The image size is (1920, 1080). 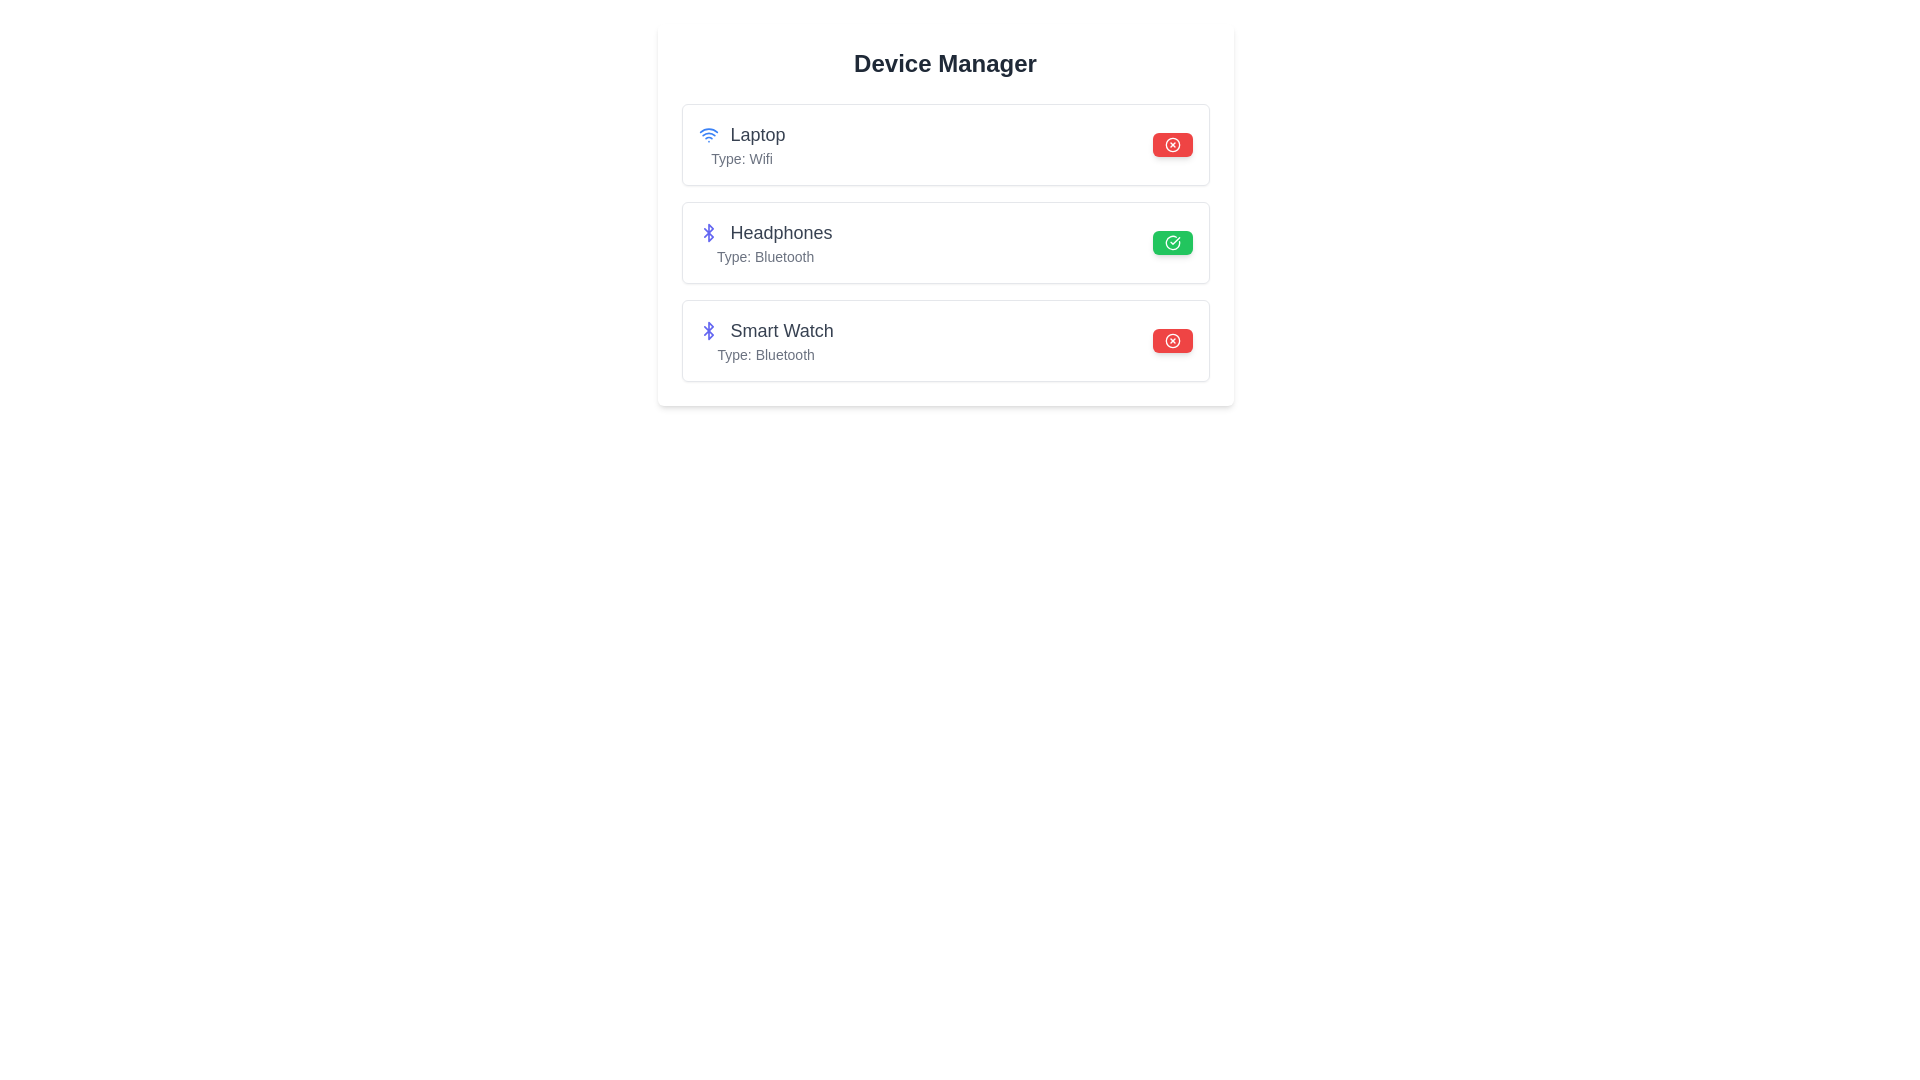 I want to click on text of the Smart Watch label, which is the third item in the vertically stacked list within the 'Device Manager' interface, positioned between 'Headphones' and 'Type: Bluetooth', so click(x=765, y=330).